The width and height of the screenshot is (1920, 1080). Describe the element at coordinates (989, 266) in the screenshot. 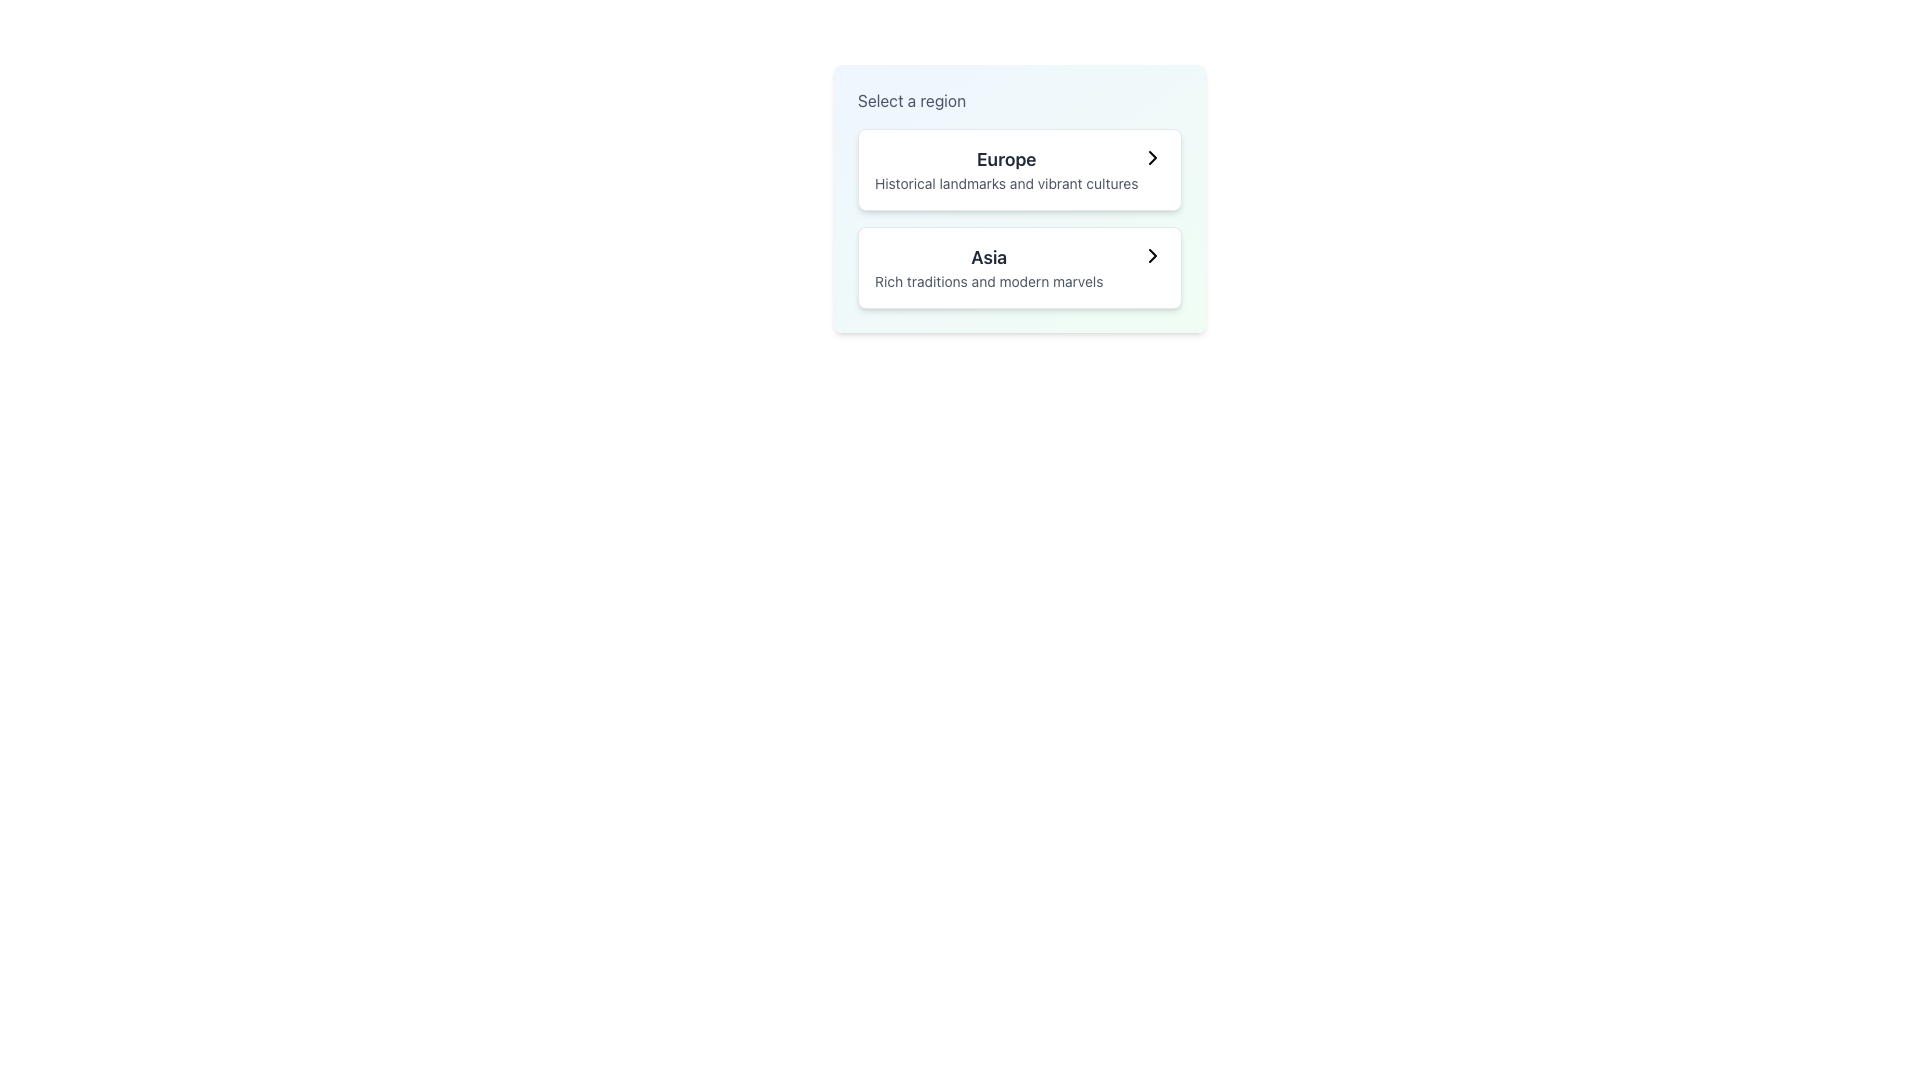

I see `the 'Asia' option in the selectable list under the heading 'Select a region'` at that location.